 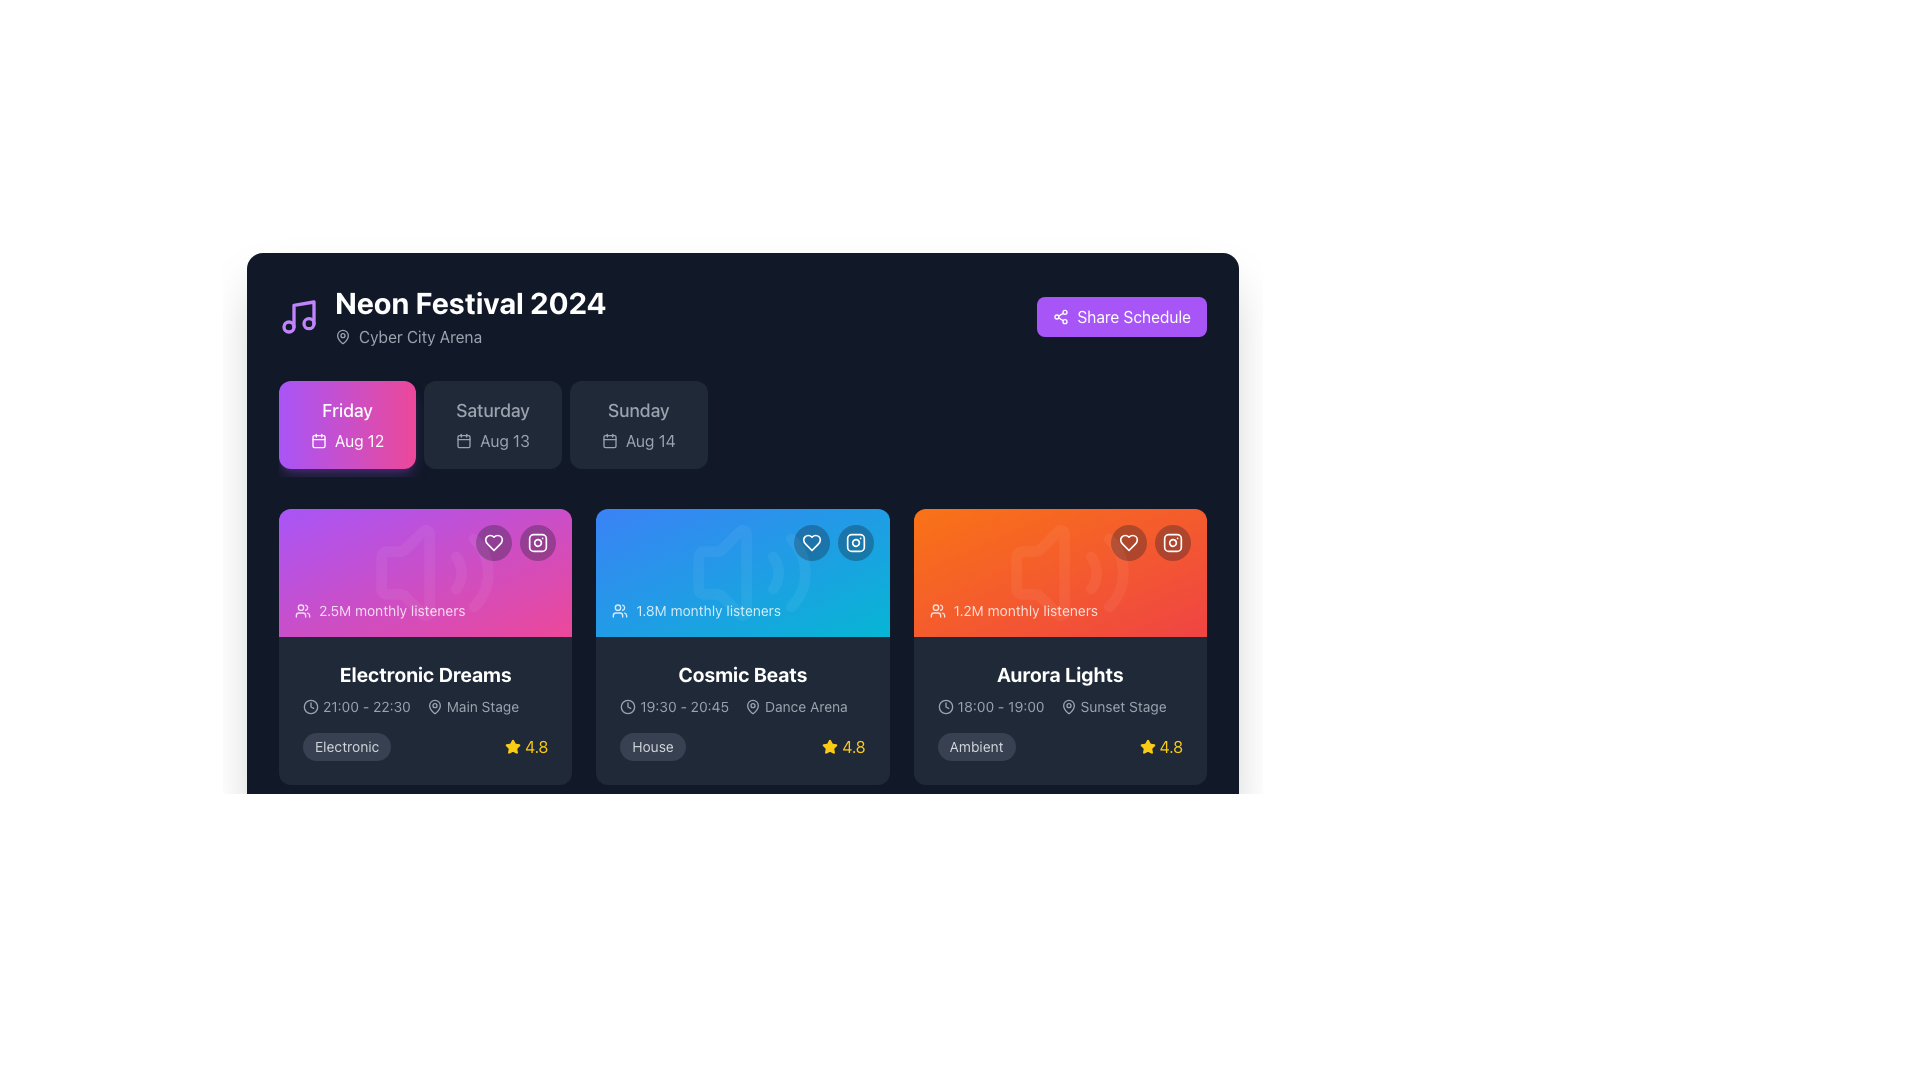 What do you see at coordinates (608, 439) in the screenshot?
I see `the calendar icon located to the left of the 'Aug 14' text button in the top section of the interface` at bounding box center [608, 439].